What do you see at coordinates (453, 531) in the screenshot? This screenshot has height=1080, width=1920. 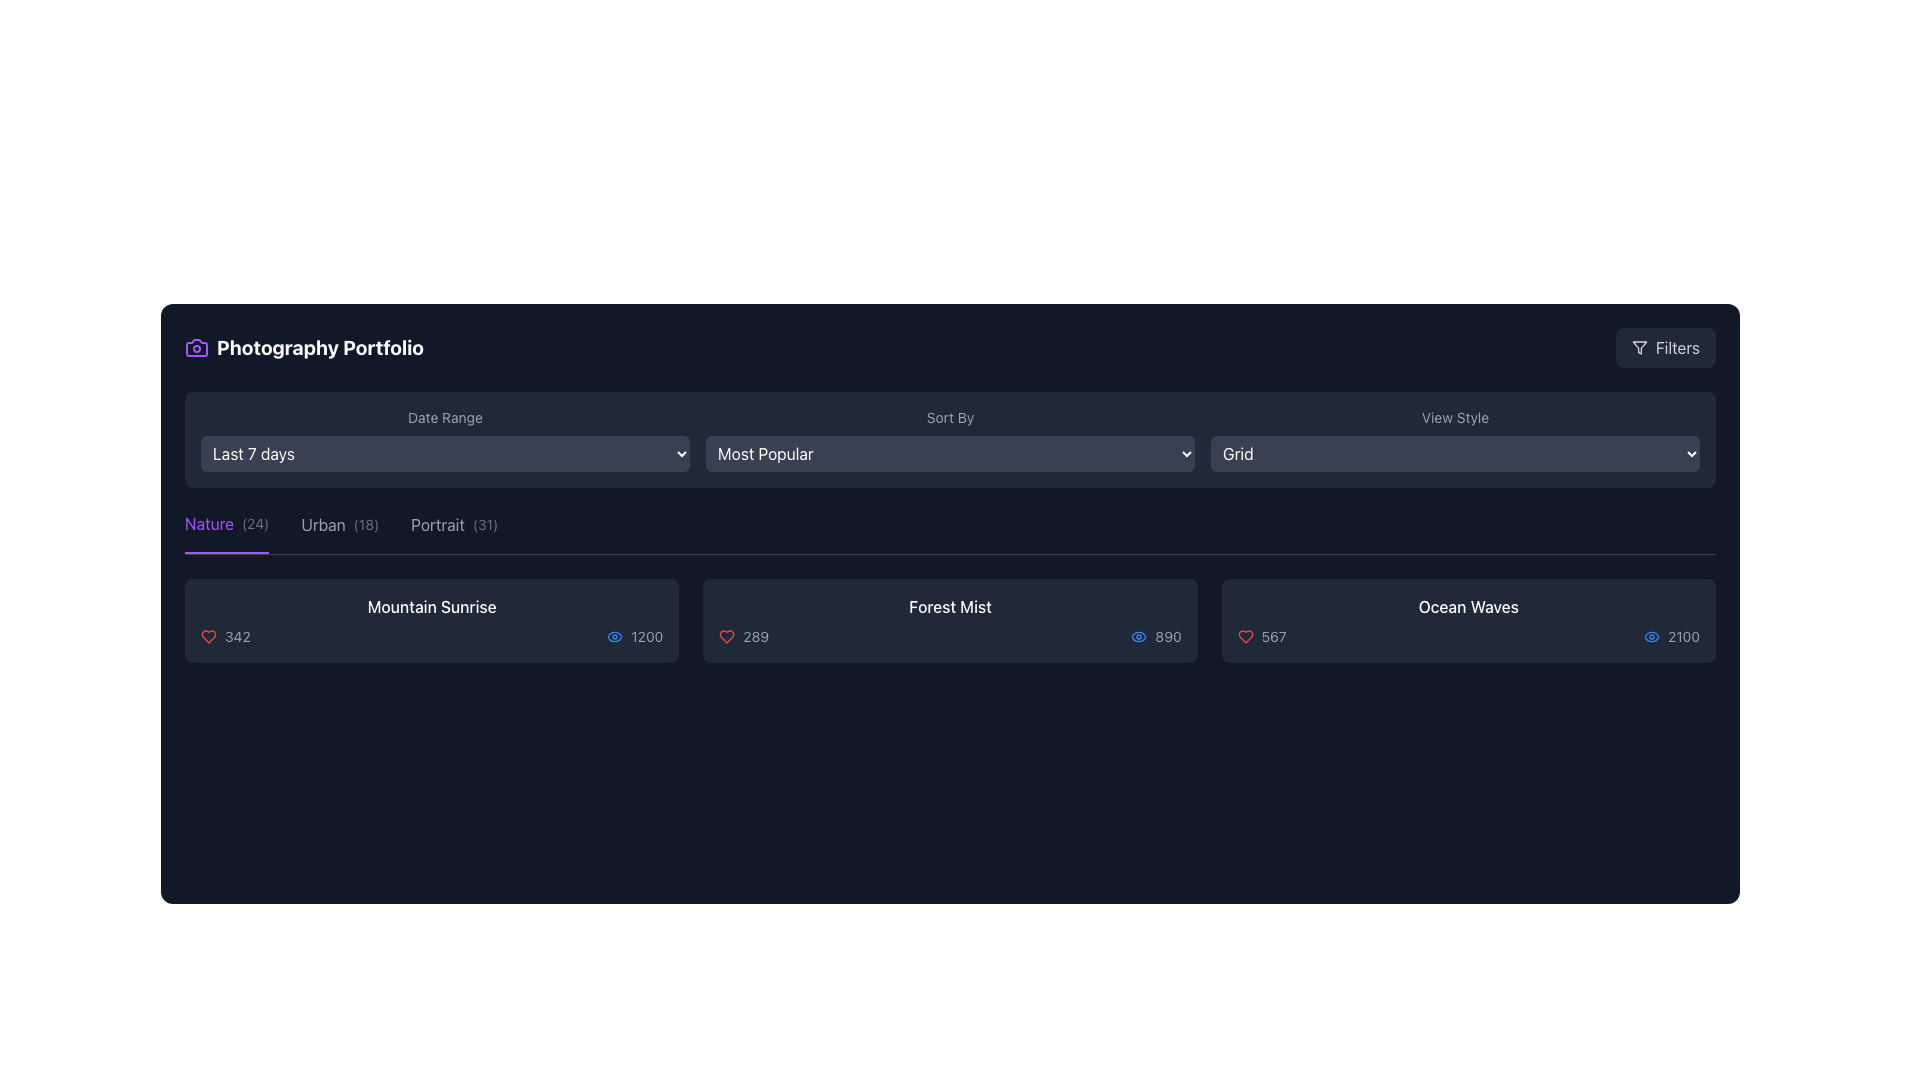 I see `the interactive text label 'Portrait' that displays the number '(31)' to potentially see a tooltip` at bounding box center [453, 531].